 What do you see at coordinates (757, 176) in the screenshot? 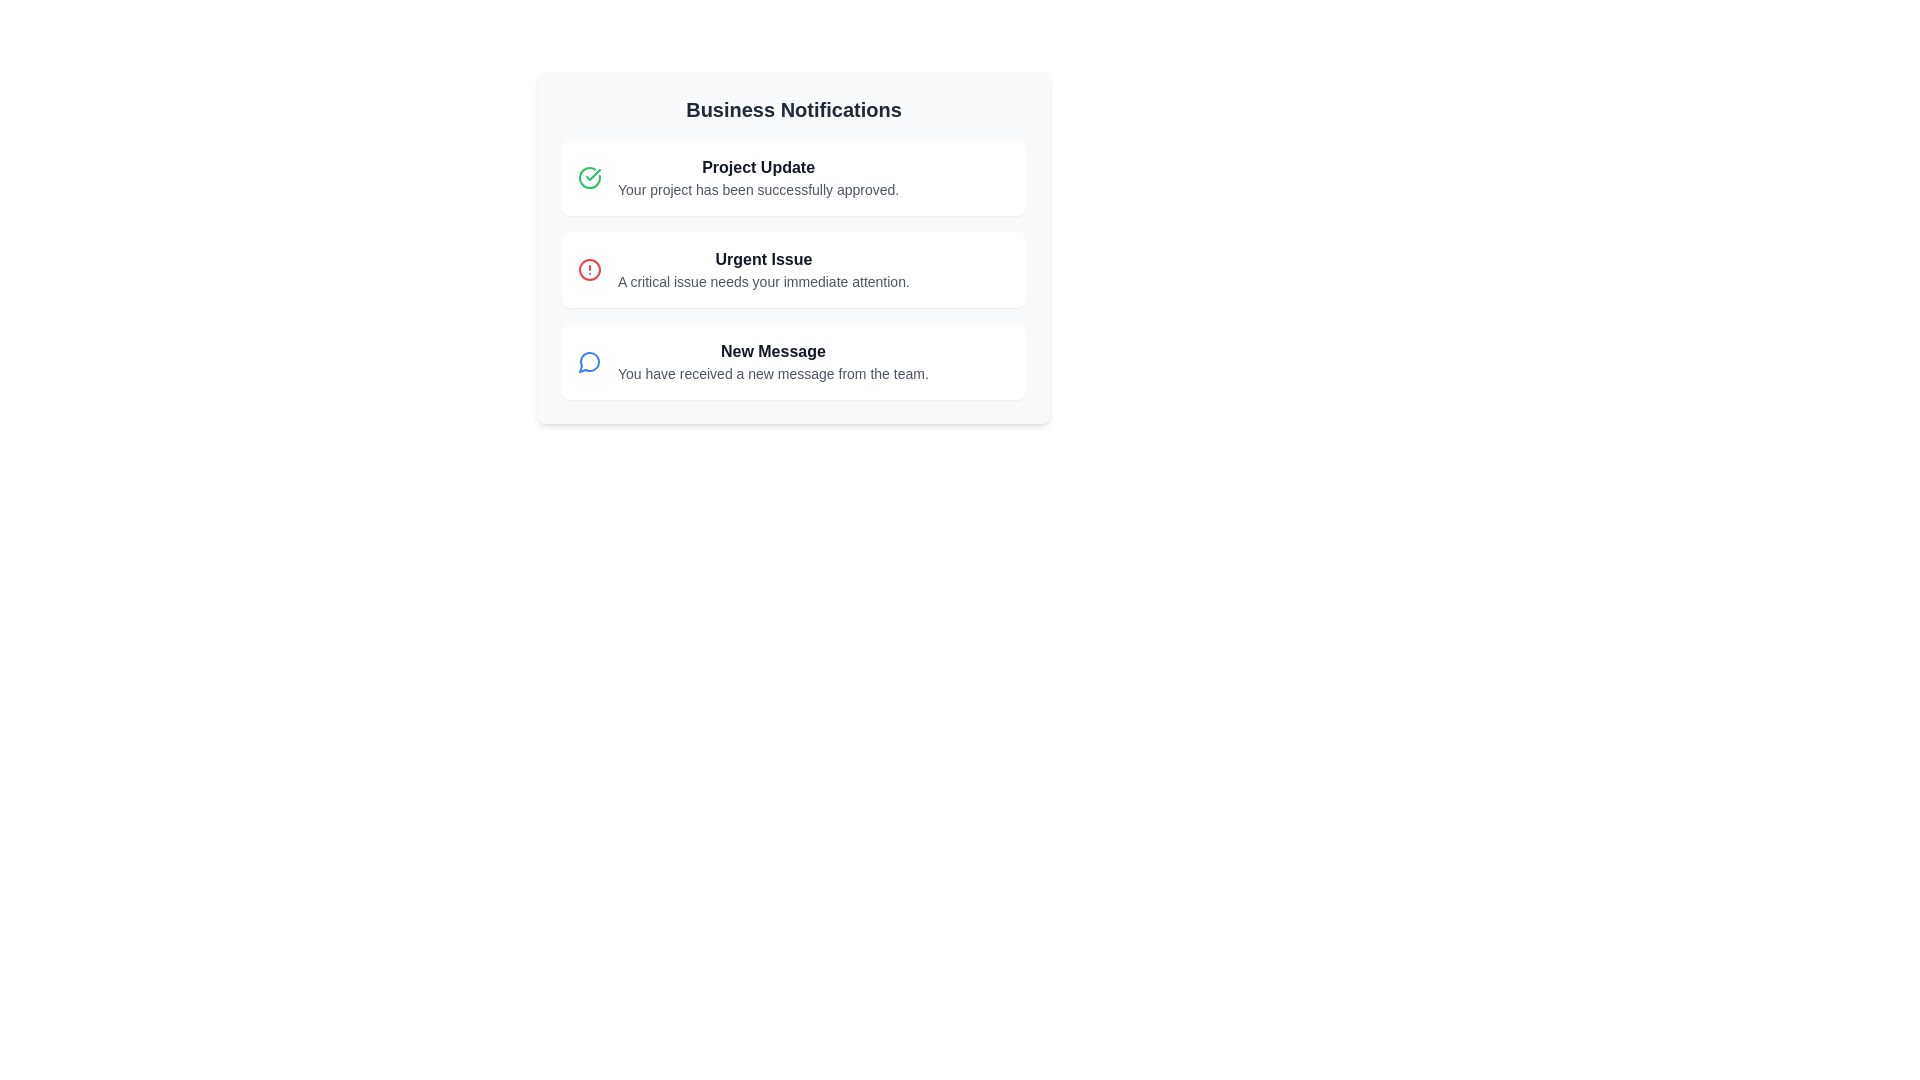
I see `the interactive text component containing the title 'Project Update' and the subtitle 'Your project has been successfully approved.' located in the first notification card at the specified coordinates` at bounding box center [757, 176].